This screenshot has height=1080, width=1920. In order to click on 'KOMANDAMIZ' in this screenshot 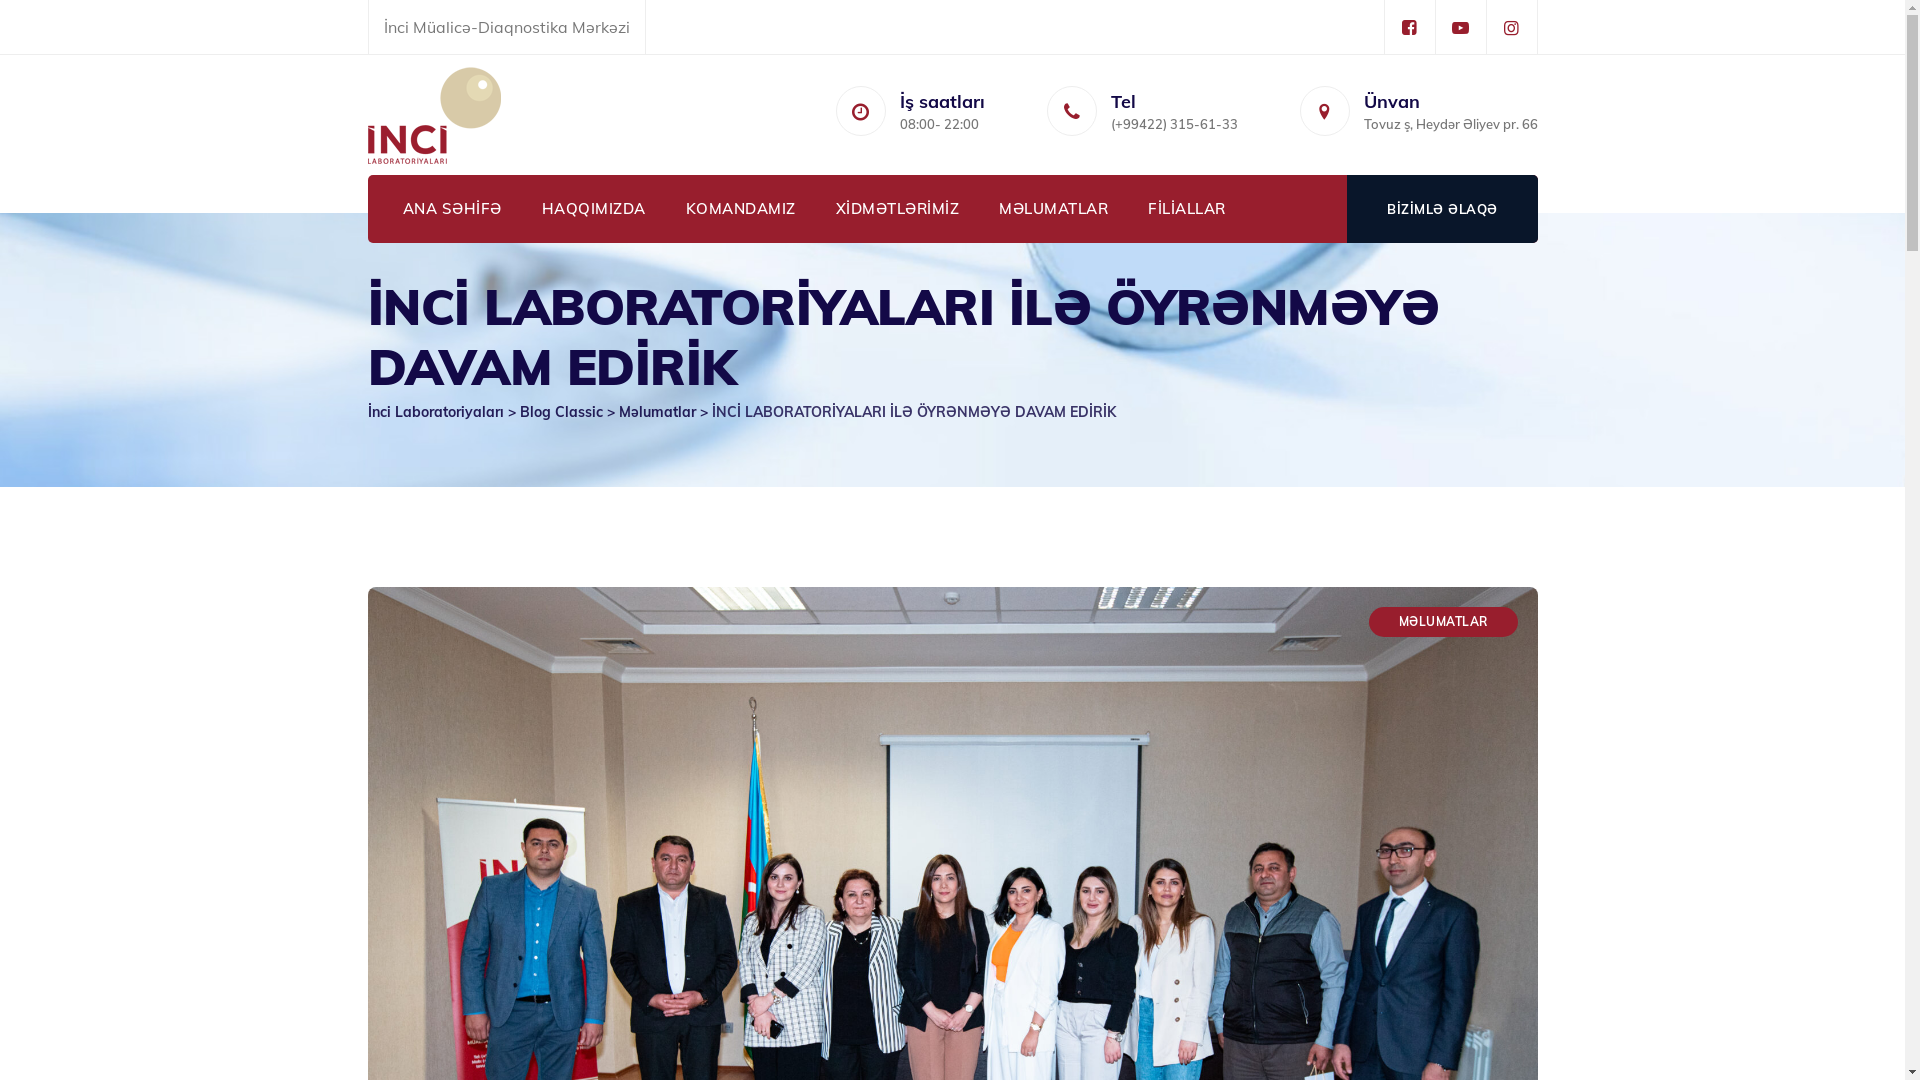, I will do `click(739, 208)`.